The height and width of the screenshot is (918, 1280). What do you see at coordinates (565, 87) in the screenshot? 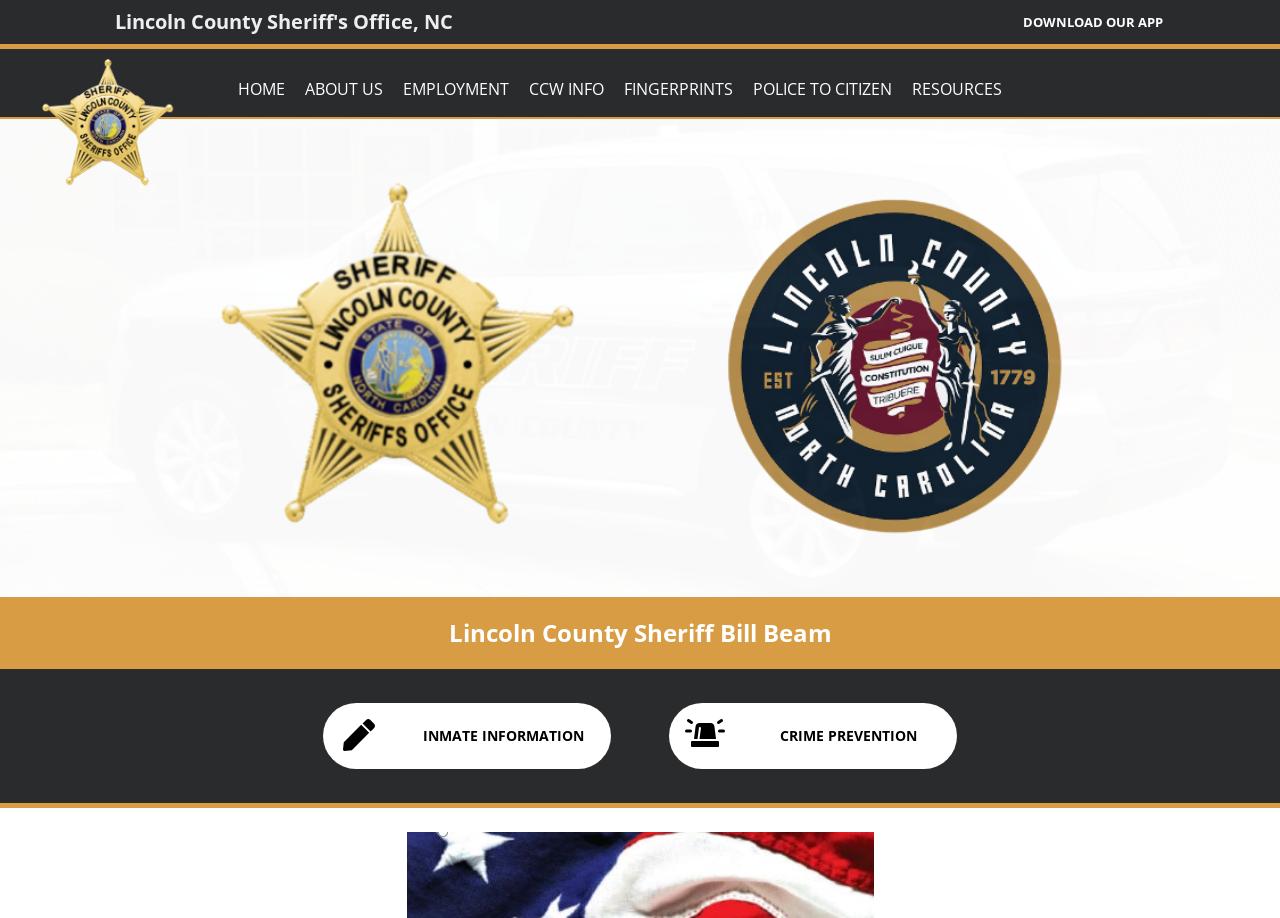
I see `'CCW Info'` at bounding box center [565, 87].